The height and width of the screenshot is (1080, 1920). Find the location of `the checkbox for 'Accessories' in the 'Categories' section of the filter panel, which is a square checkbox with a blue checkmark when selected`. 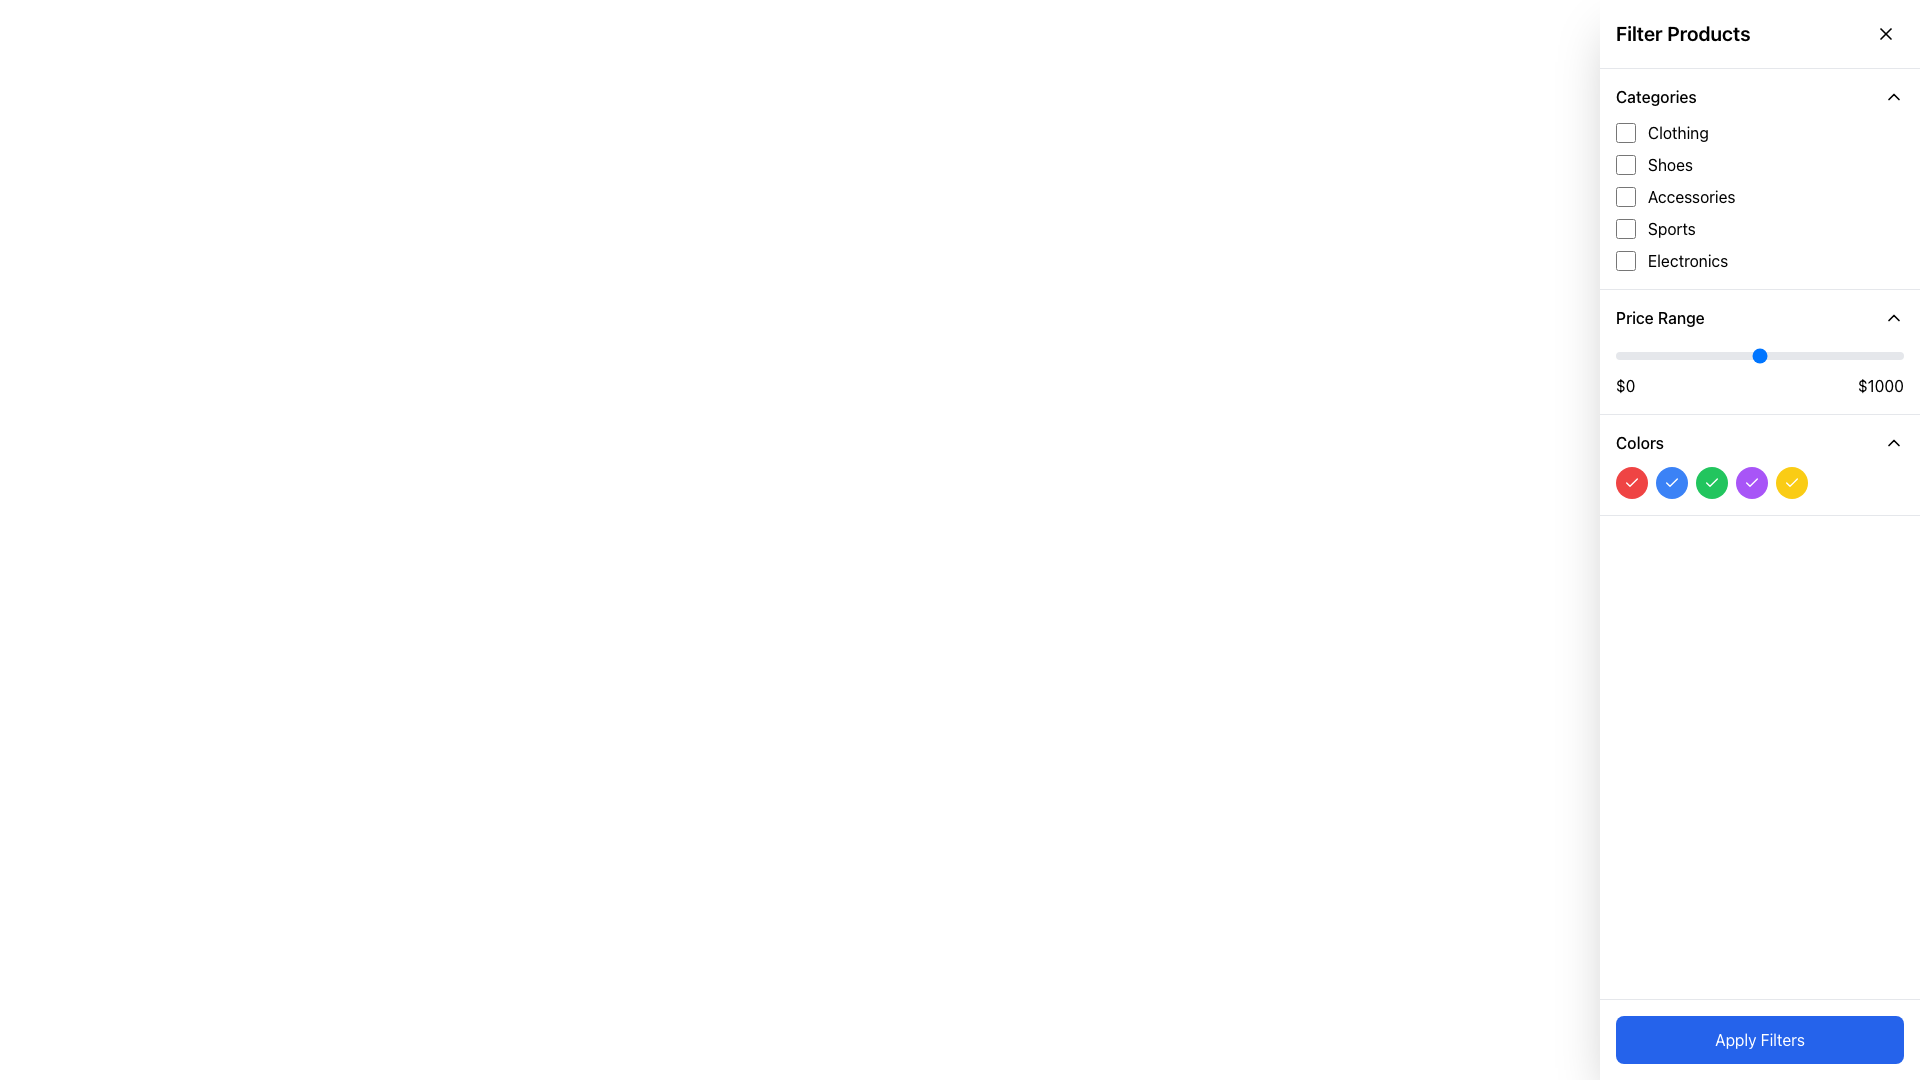

the checkbox for 'Accessories' in the 'Categories' section of the filter panel, which is a square checkbox with a blue checkmark when selected is located at coordinates (1626, 196).